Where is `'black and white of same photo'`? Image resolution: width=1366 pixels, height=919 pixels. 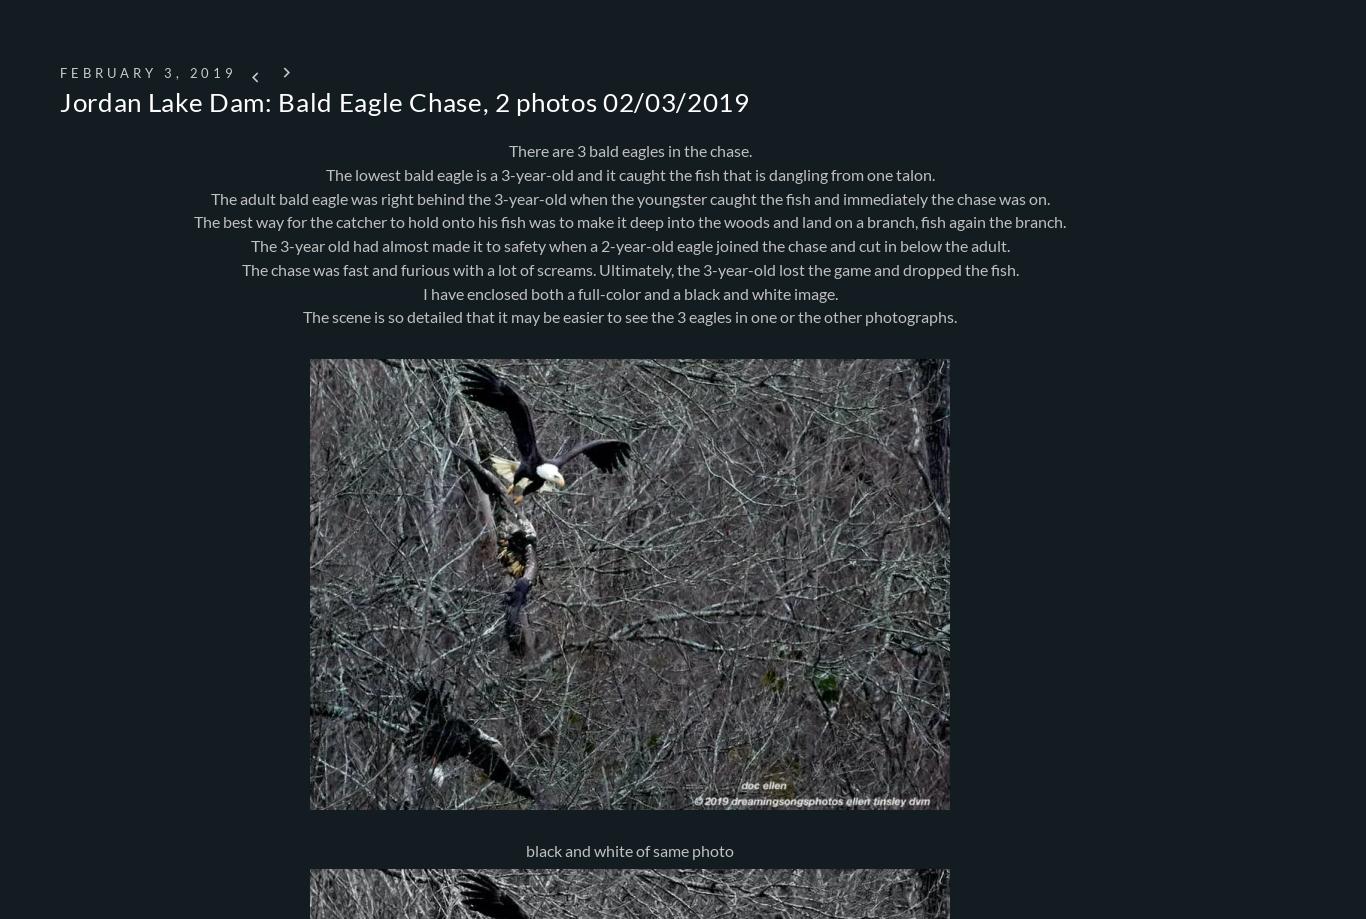
'black and white of same photo' is located at coordinates (526, 849).